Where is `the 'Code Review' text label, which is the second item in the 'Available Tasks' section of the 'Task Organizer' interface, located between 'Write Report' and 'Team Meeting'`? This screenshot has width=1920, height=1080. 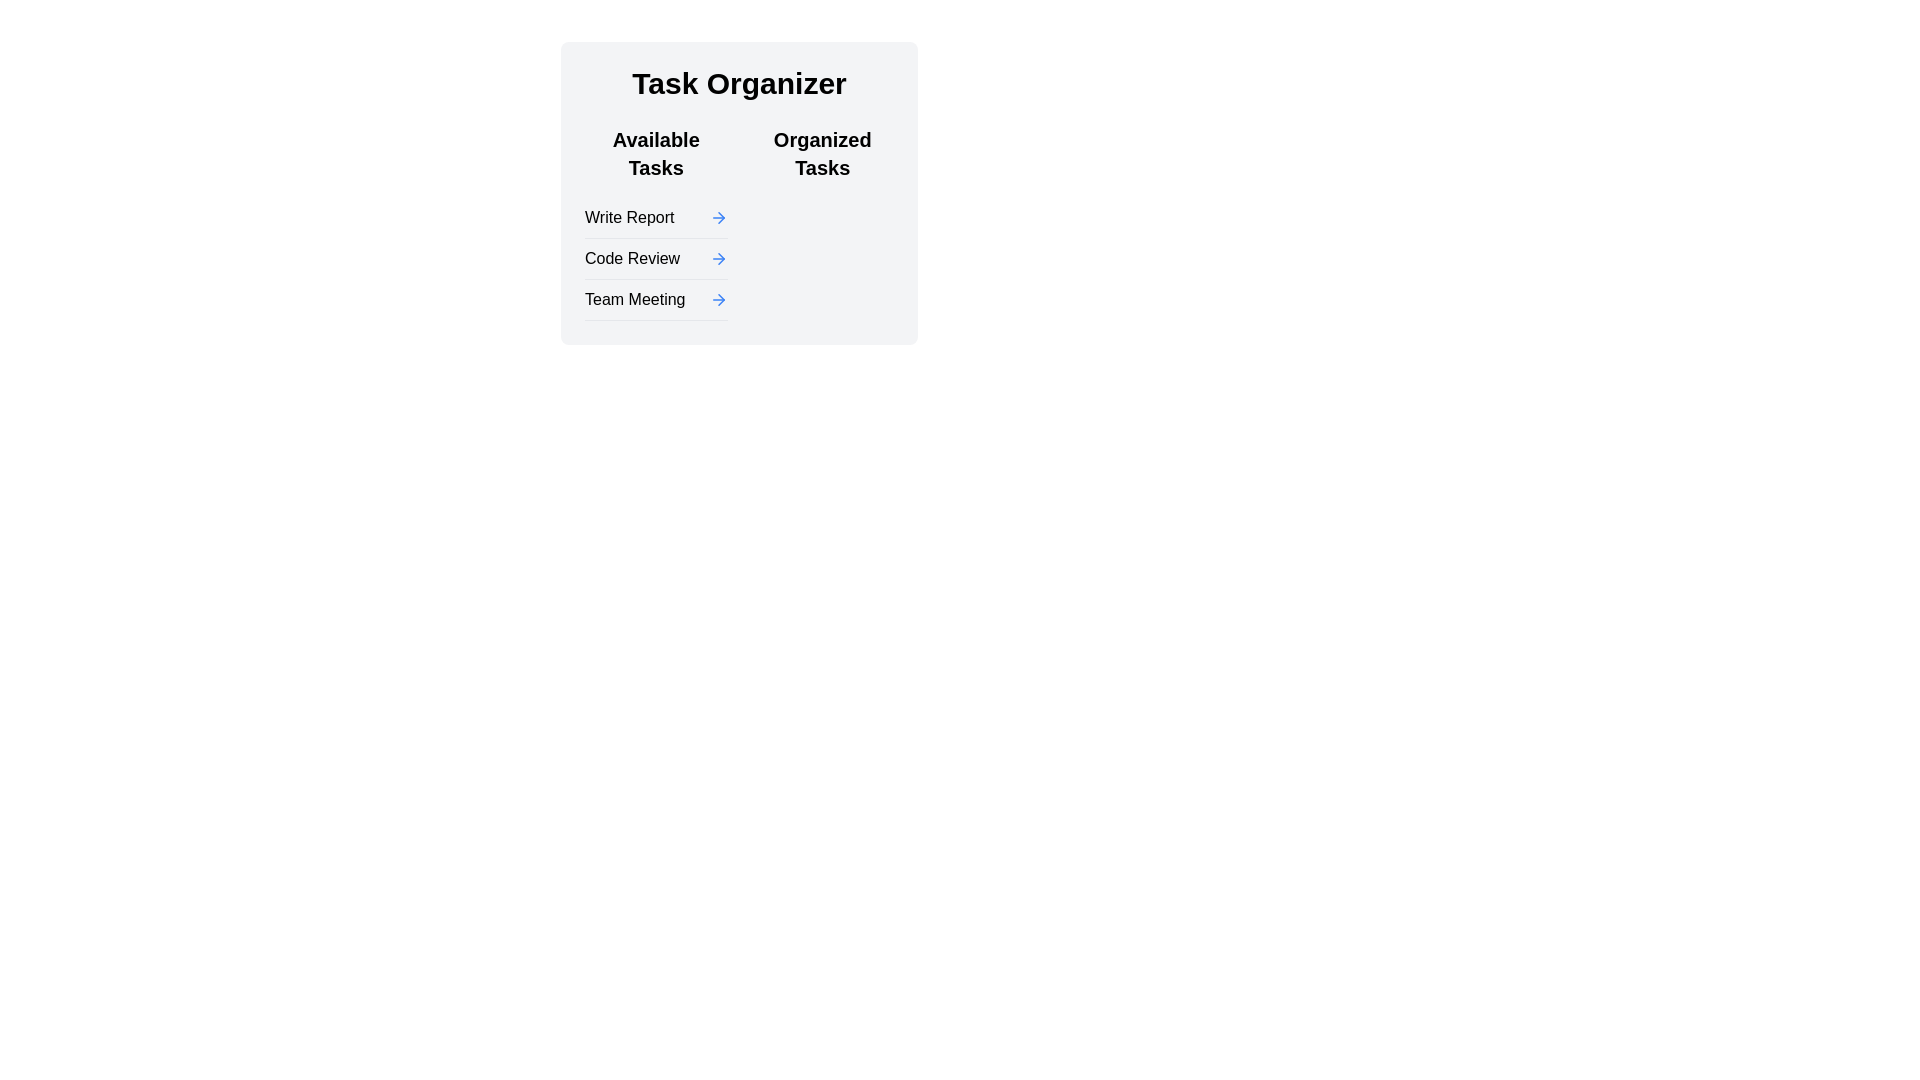
the 'Code Review' text label, which is the second item in the 'Available Tasks' section of the 'Task Organizer' interface, located between 'Write Report' and 'Team Meeting' is located at coordinates (631, 257).